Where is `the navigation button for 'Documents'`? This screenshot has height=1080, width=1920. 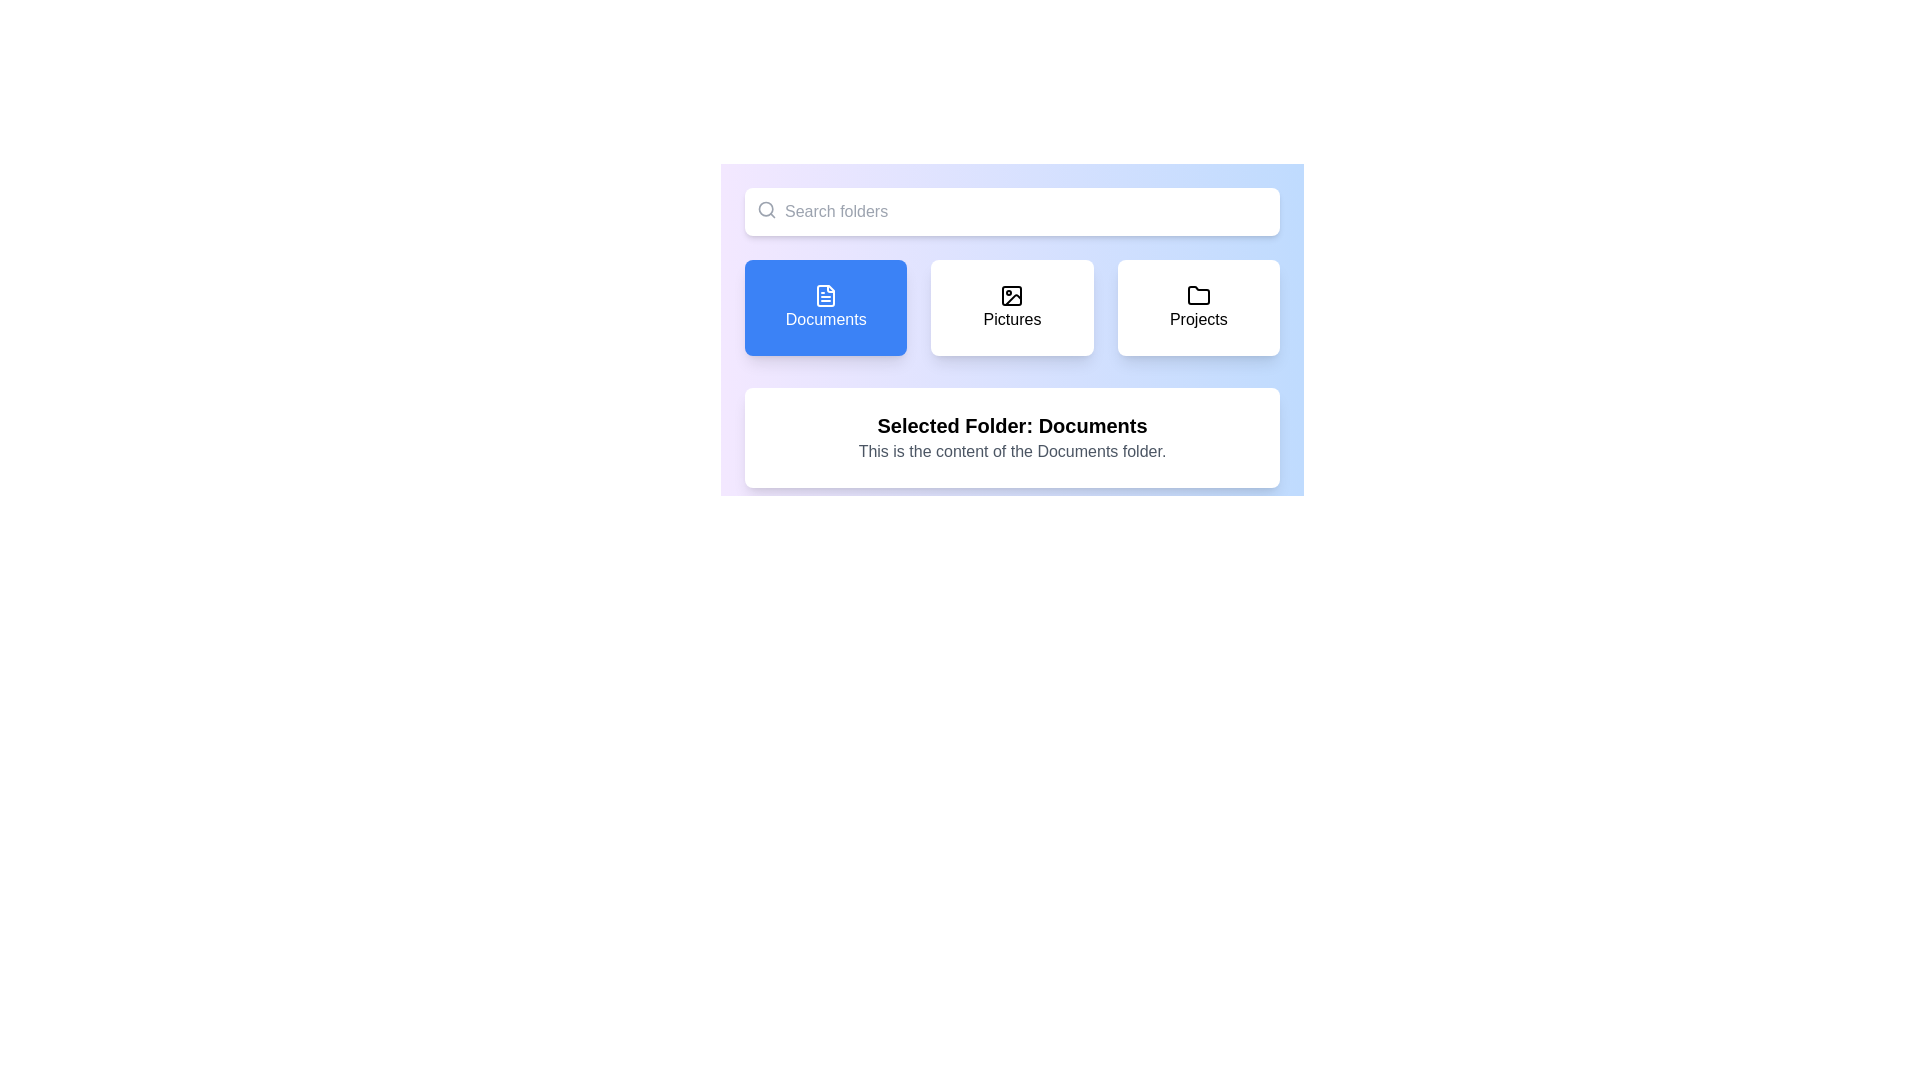
the navigation button for 'Documents' is located at coordinates (826, 308).